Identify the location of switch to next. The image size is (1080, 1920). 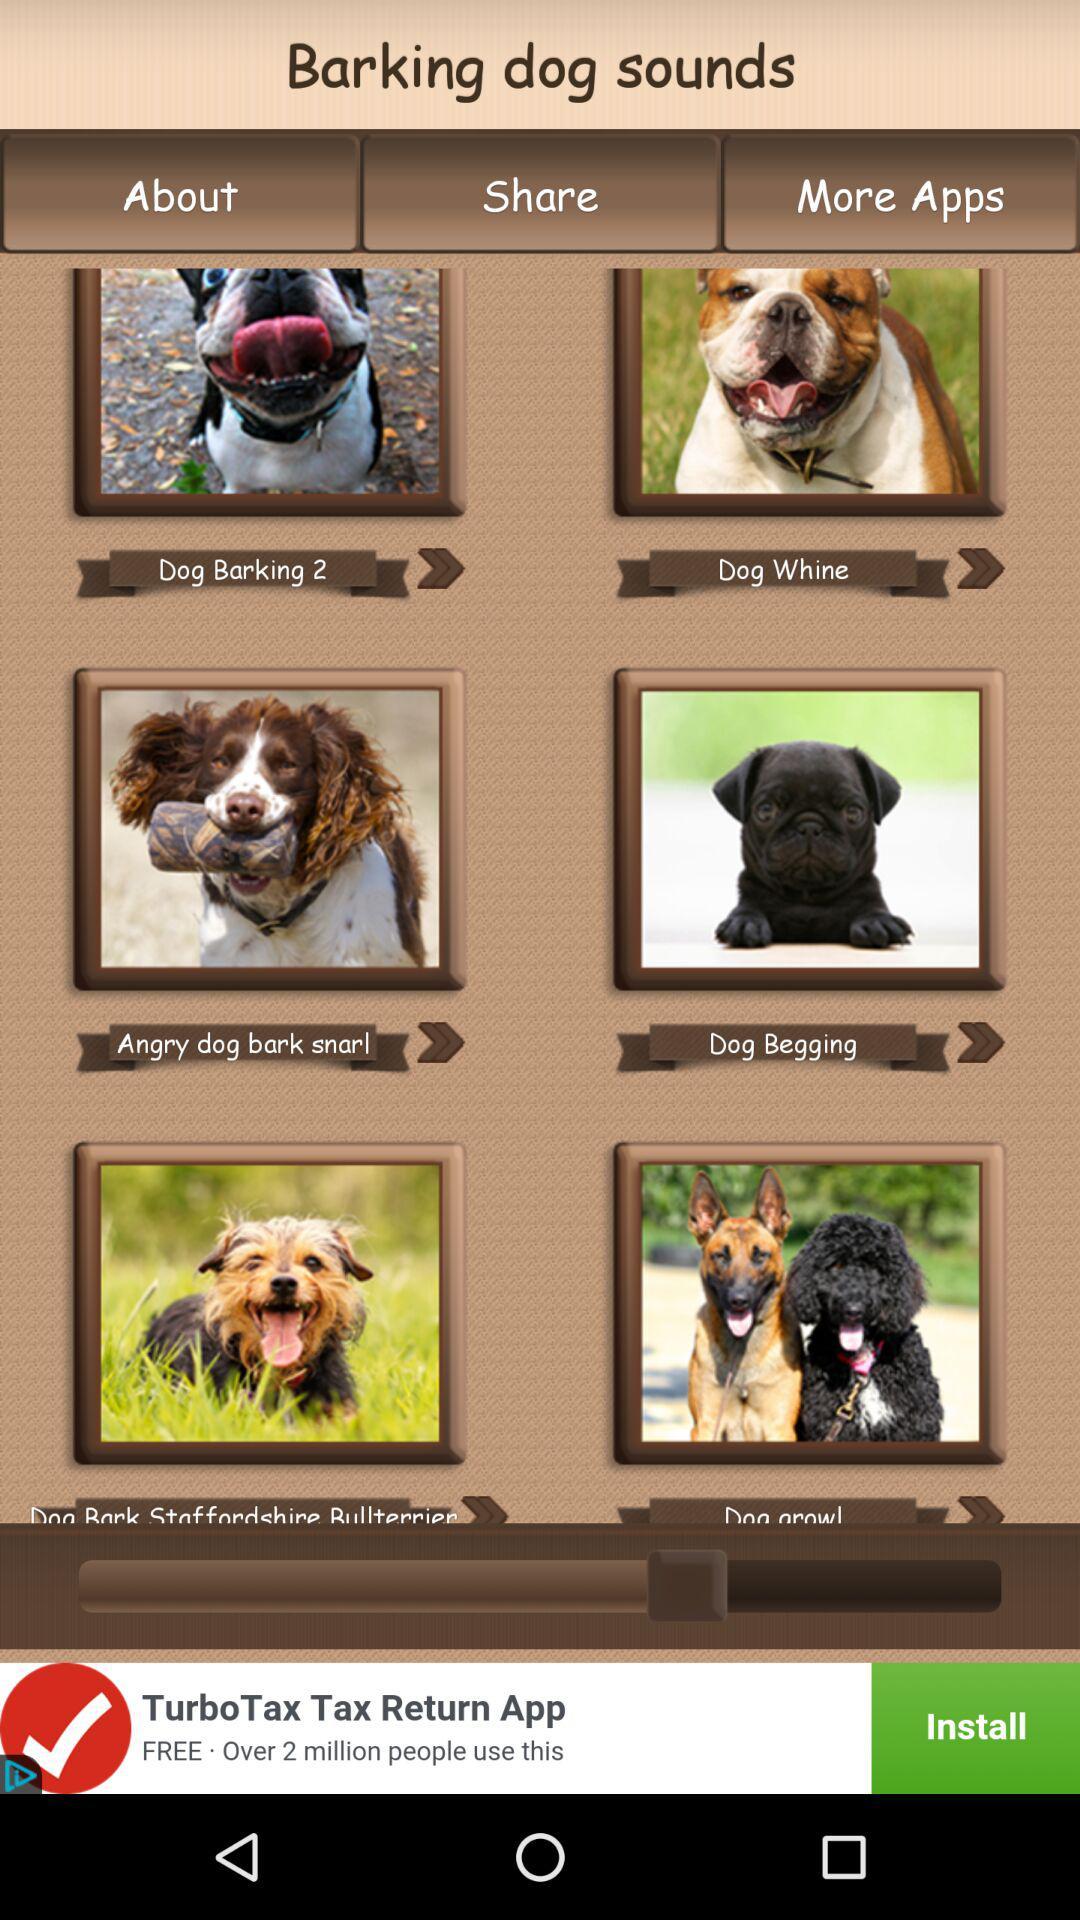
(483, 1509).